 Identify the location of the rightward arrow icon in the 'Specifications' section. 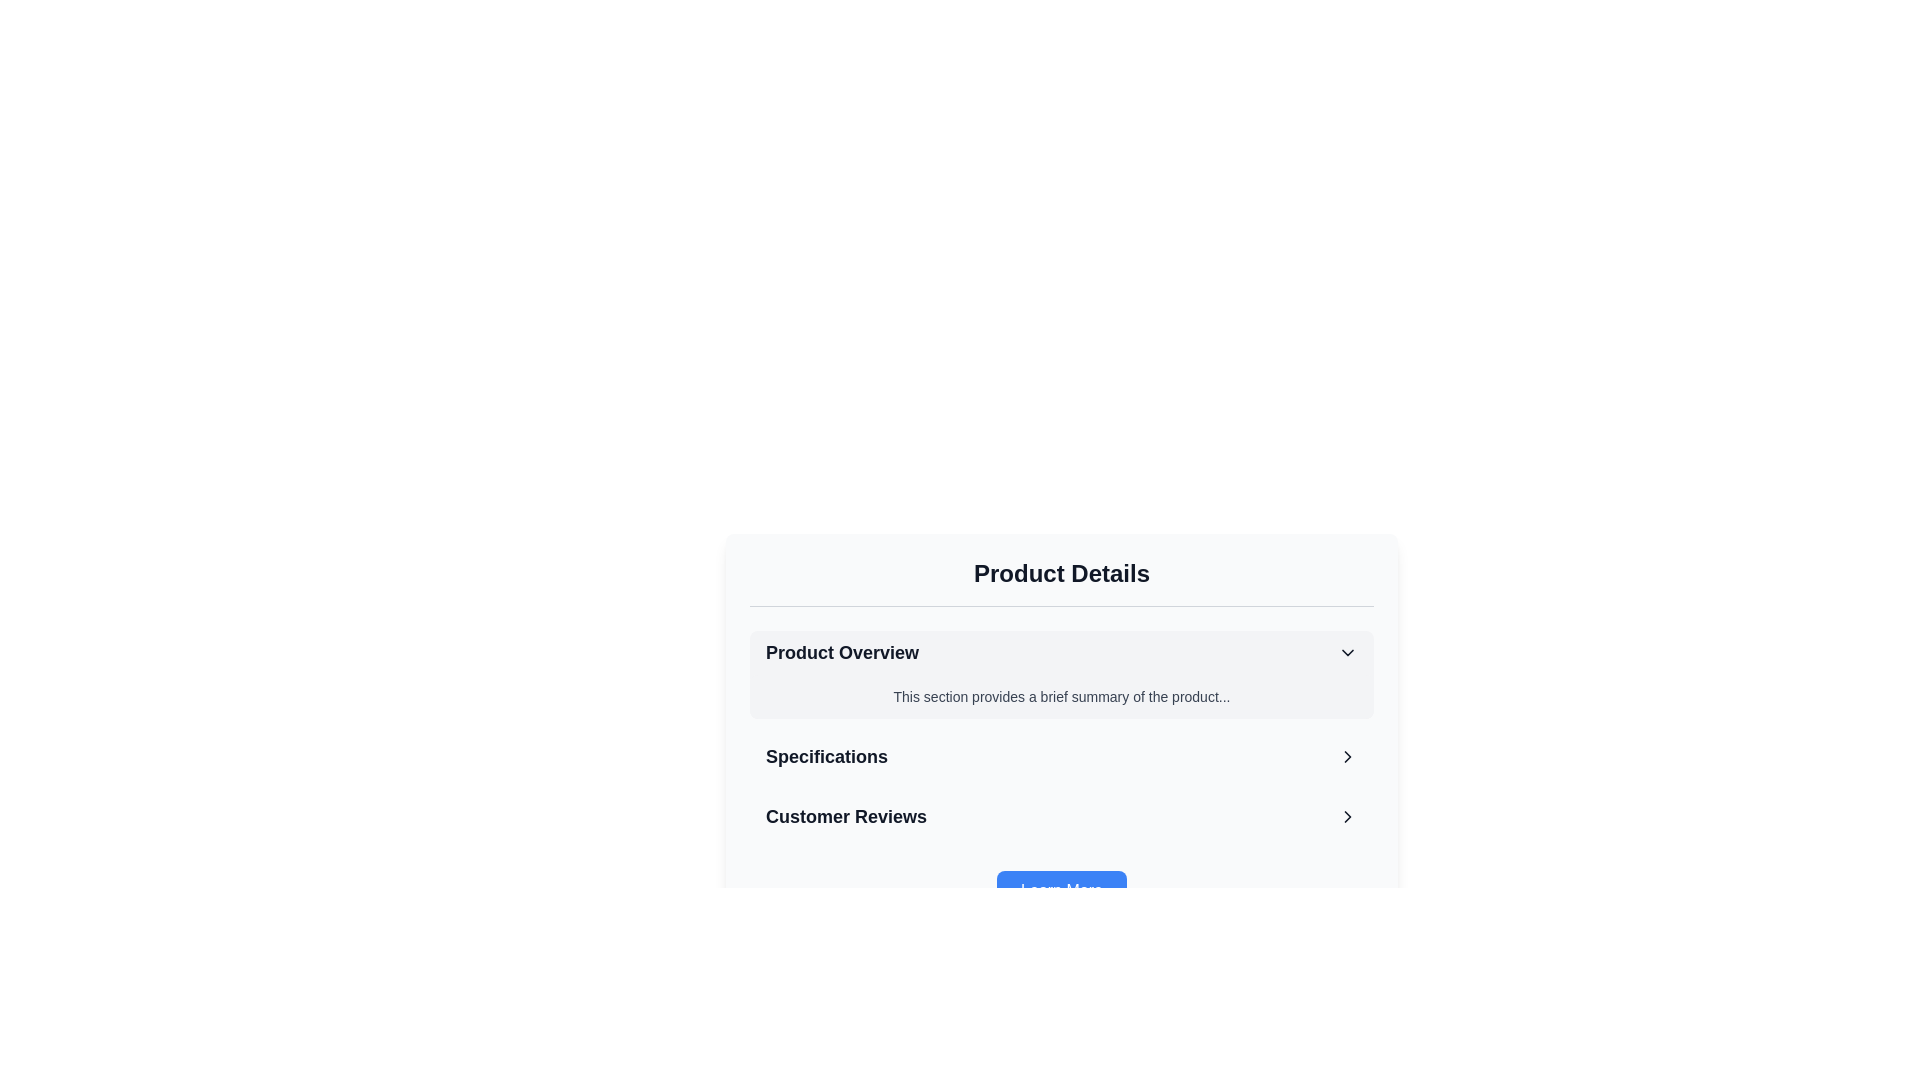
(1348, 756).